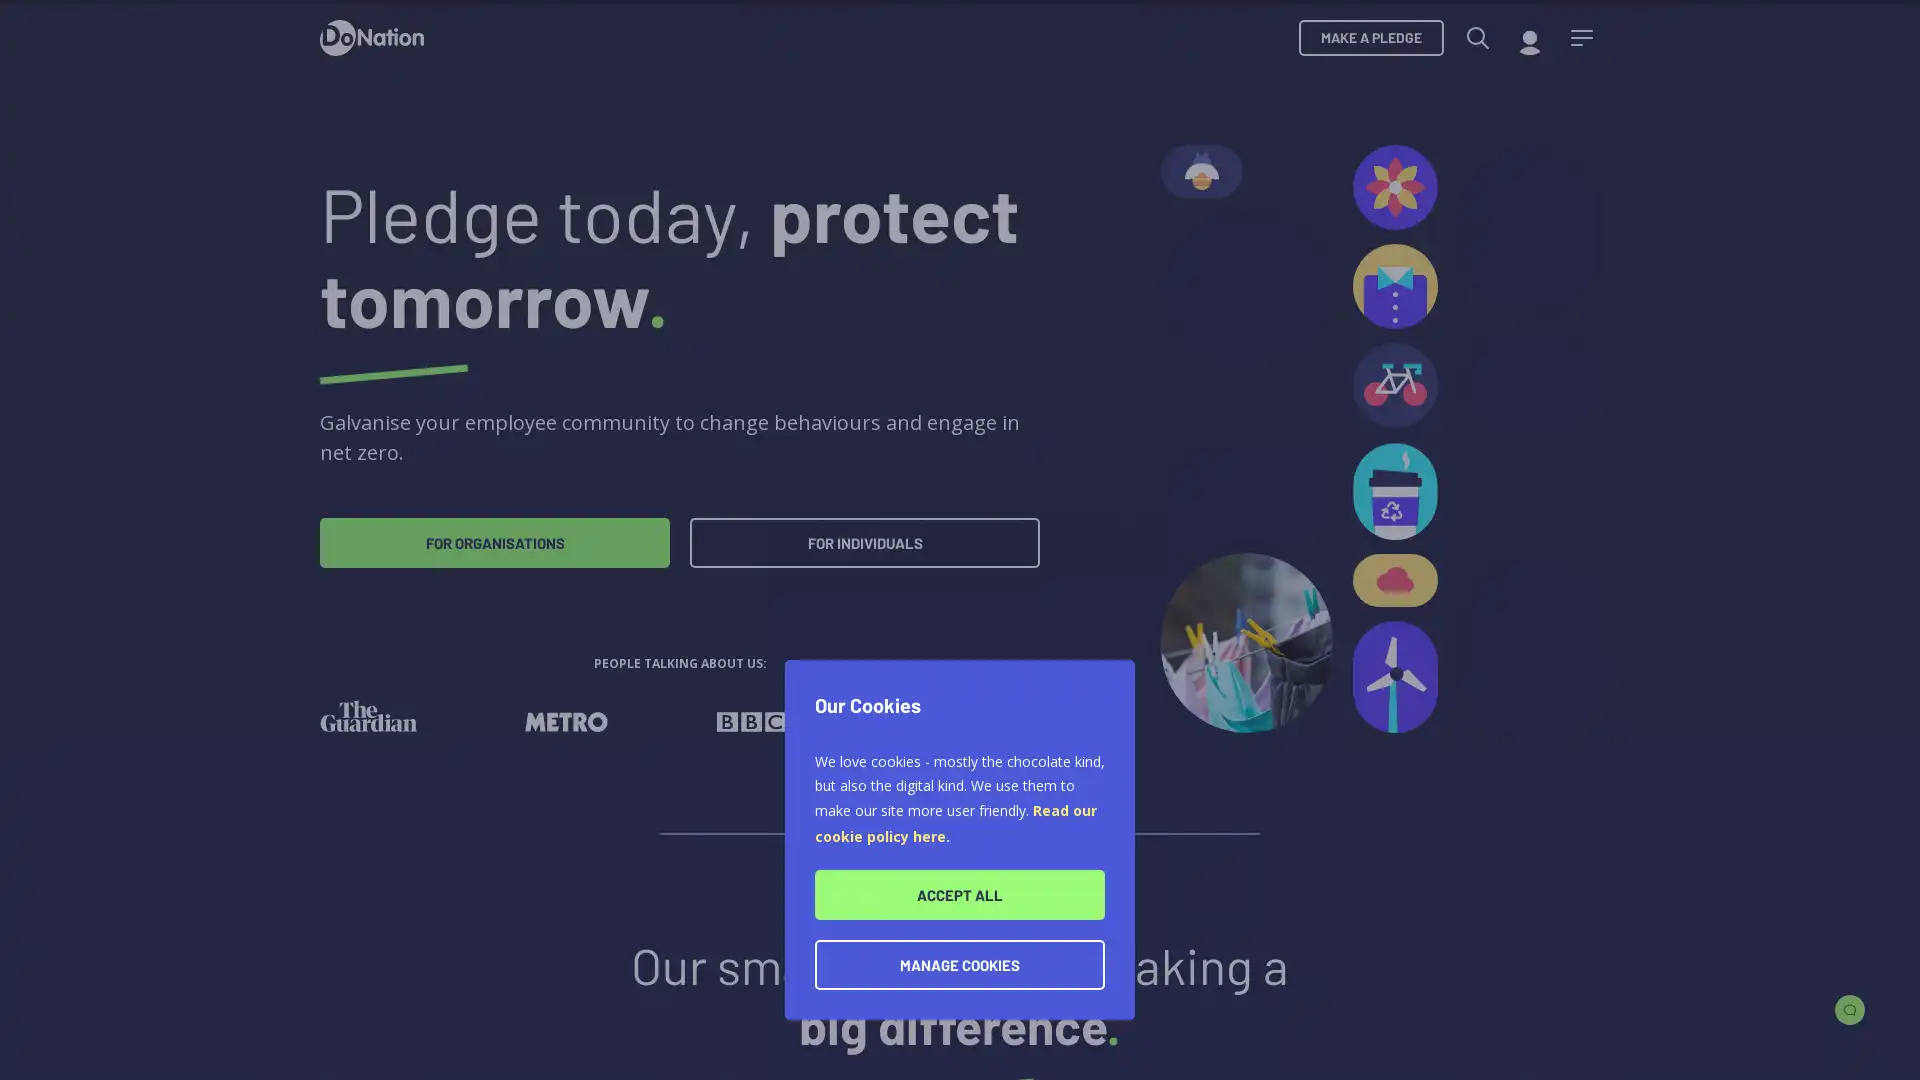  What do you see at coordinates (960, 893) in the screenshot?
I see `ACCEPT ALL` at bounding box center [960, 893].